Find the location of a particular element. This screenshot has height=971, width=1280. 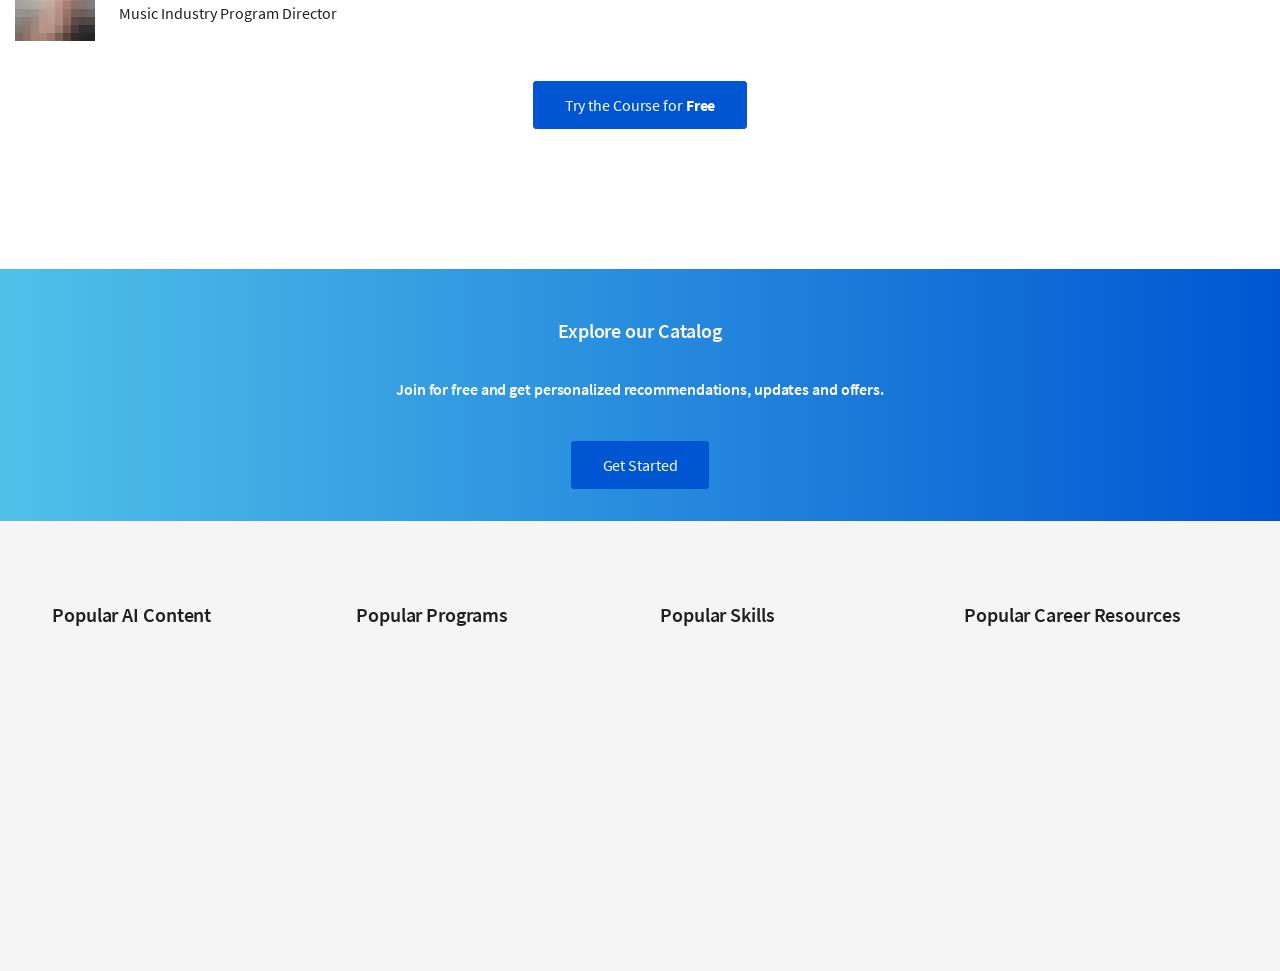

'Data Science Courses' is located at coordinates (721, 708).